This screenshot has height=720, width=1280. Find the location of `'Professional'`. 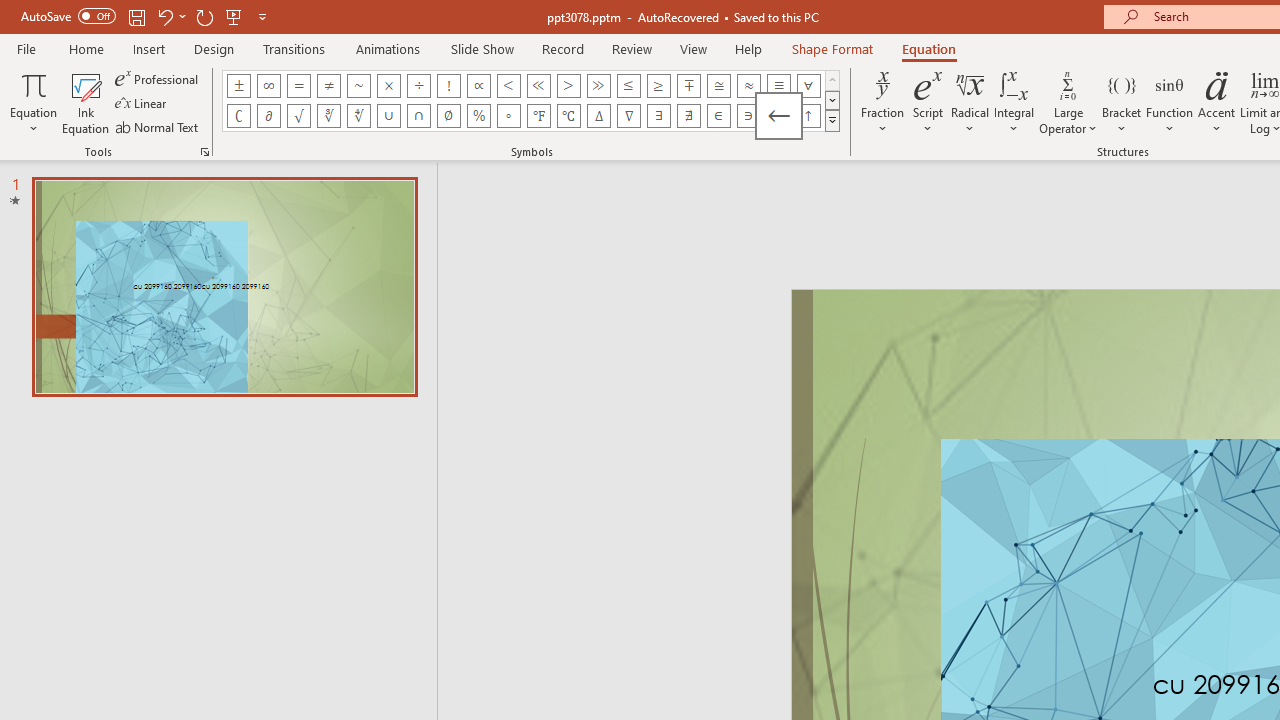

'Professional' is located at coordinates (157, 78).